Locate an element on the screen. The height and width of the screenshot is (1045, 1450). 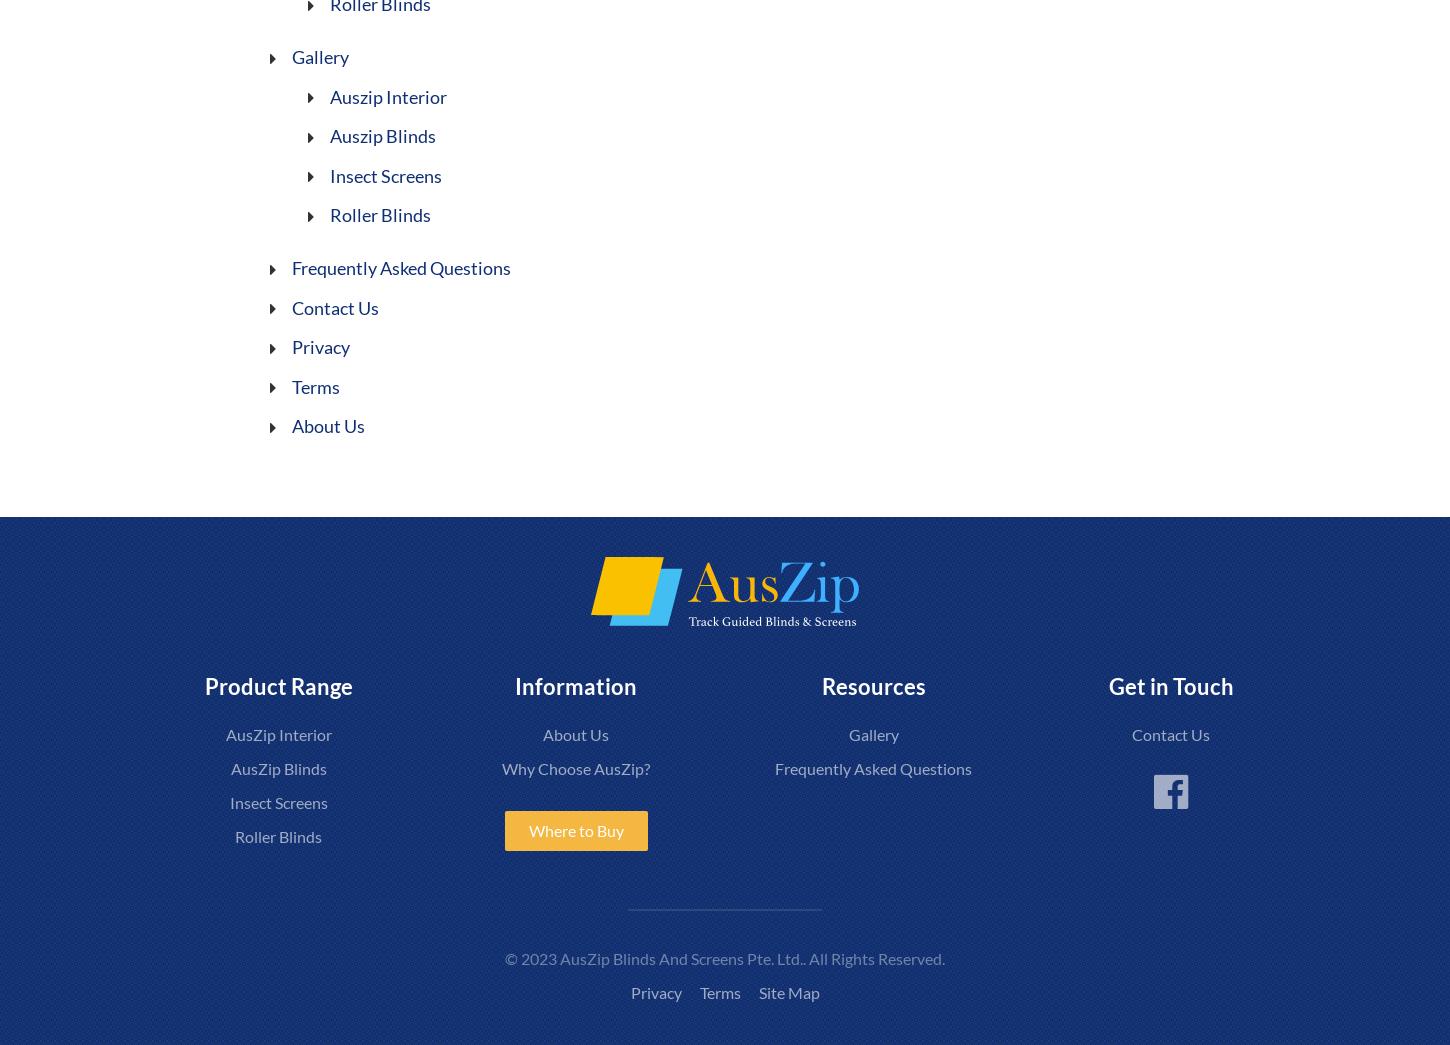
'Why Choose AusZip?' is located at coordinates (575, 768).